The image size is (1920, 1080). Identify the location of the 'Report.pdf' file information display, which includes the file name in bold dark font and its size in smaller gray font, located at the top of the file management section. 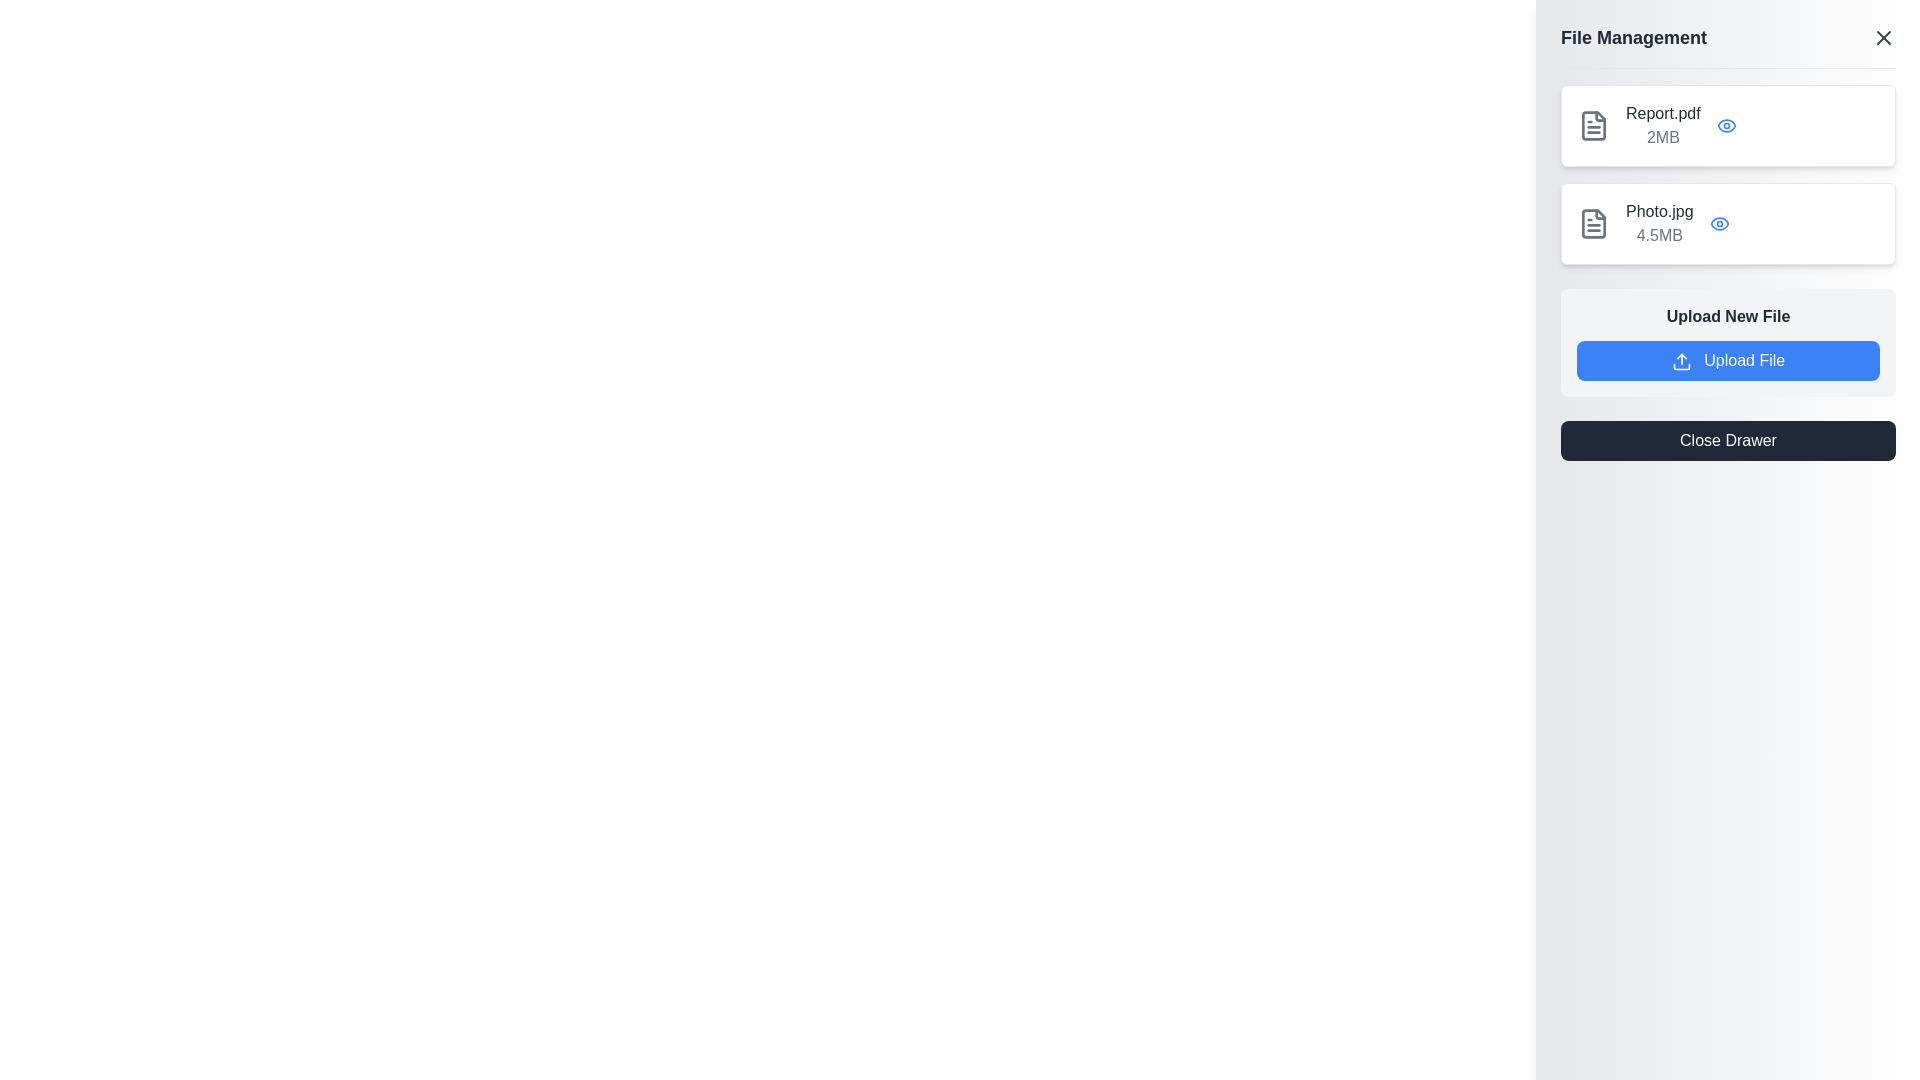
(1663, 126).